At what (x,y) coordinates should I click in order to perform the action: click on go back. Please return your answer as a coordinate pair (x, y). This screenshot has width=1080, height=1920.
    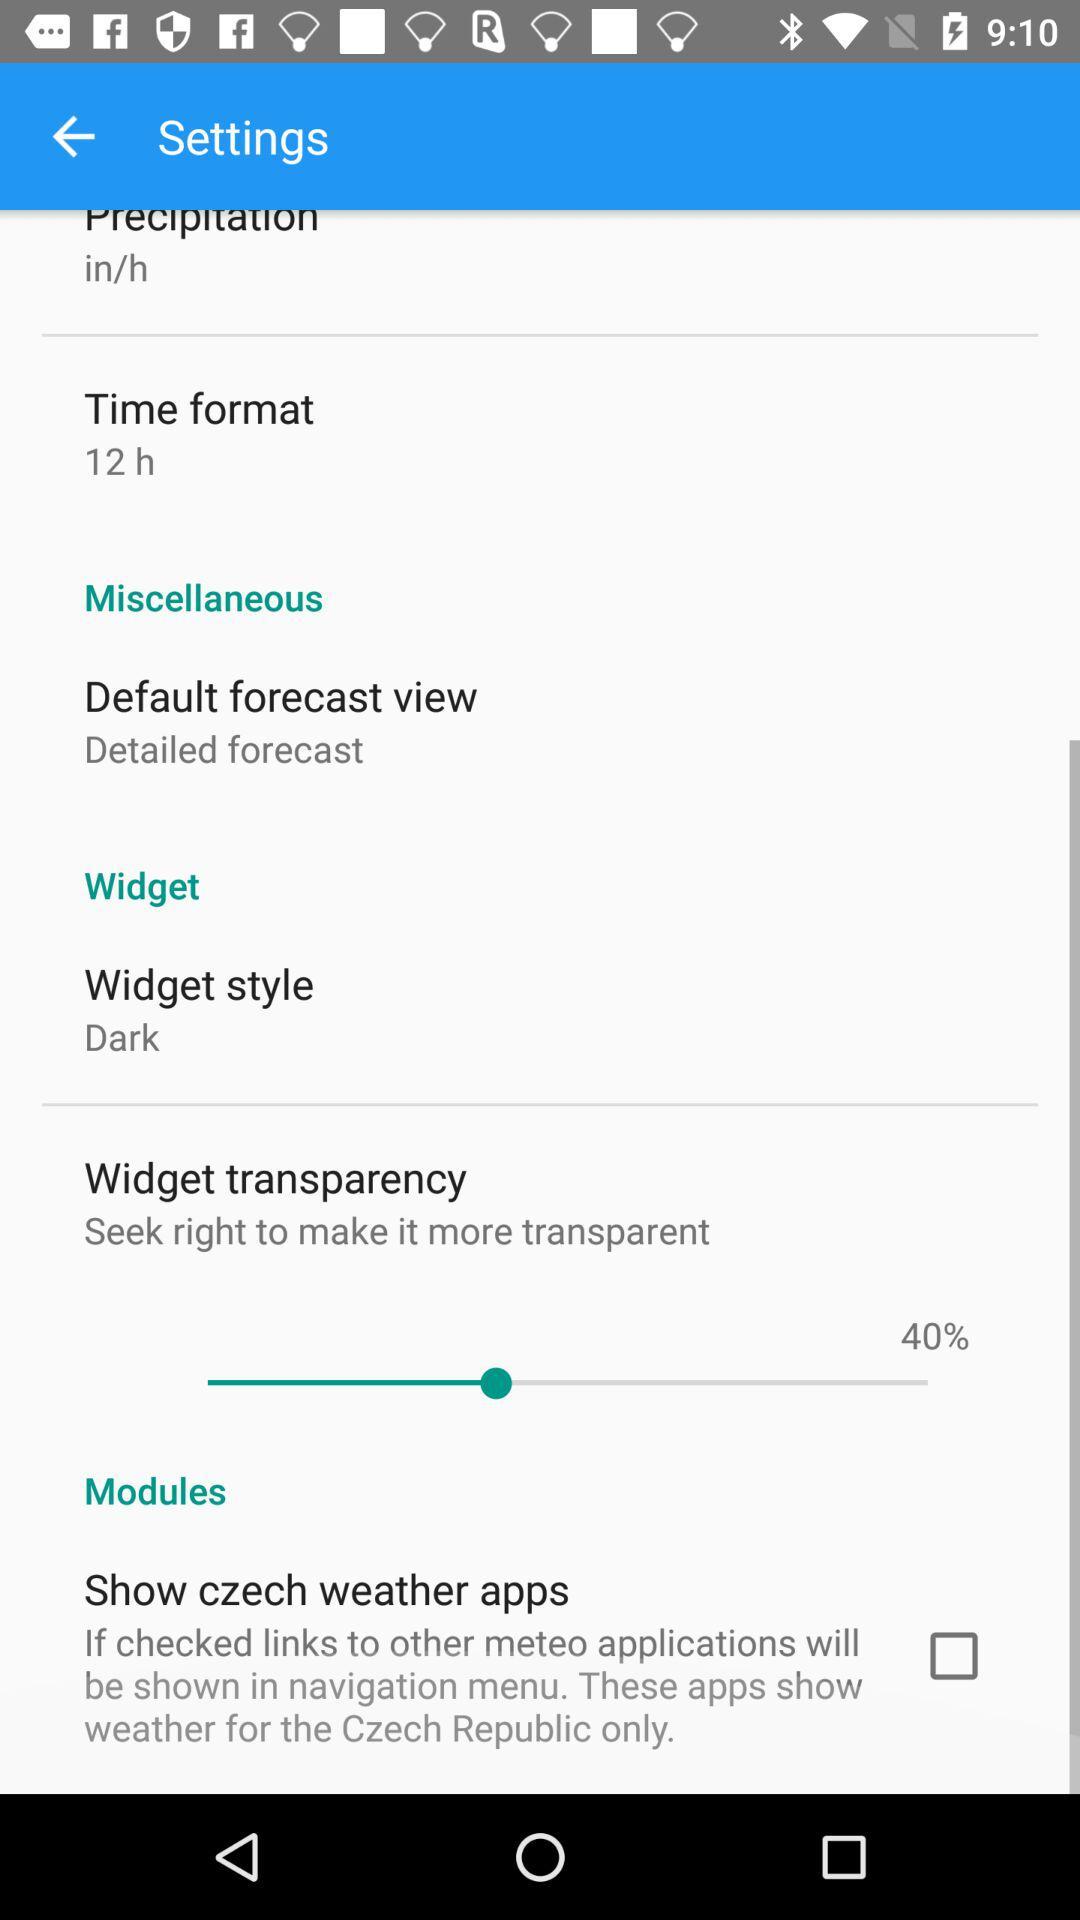
    Looking at the image, I should click on (72, 135).